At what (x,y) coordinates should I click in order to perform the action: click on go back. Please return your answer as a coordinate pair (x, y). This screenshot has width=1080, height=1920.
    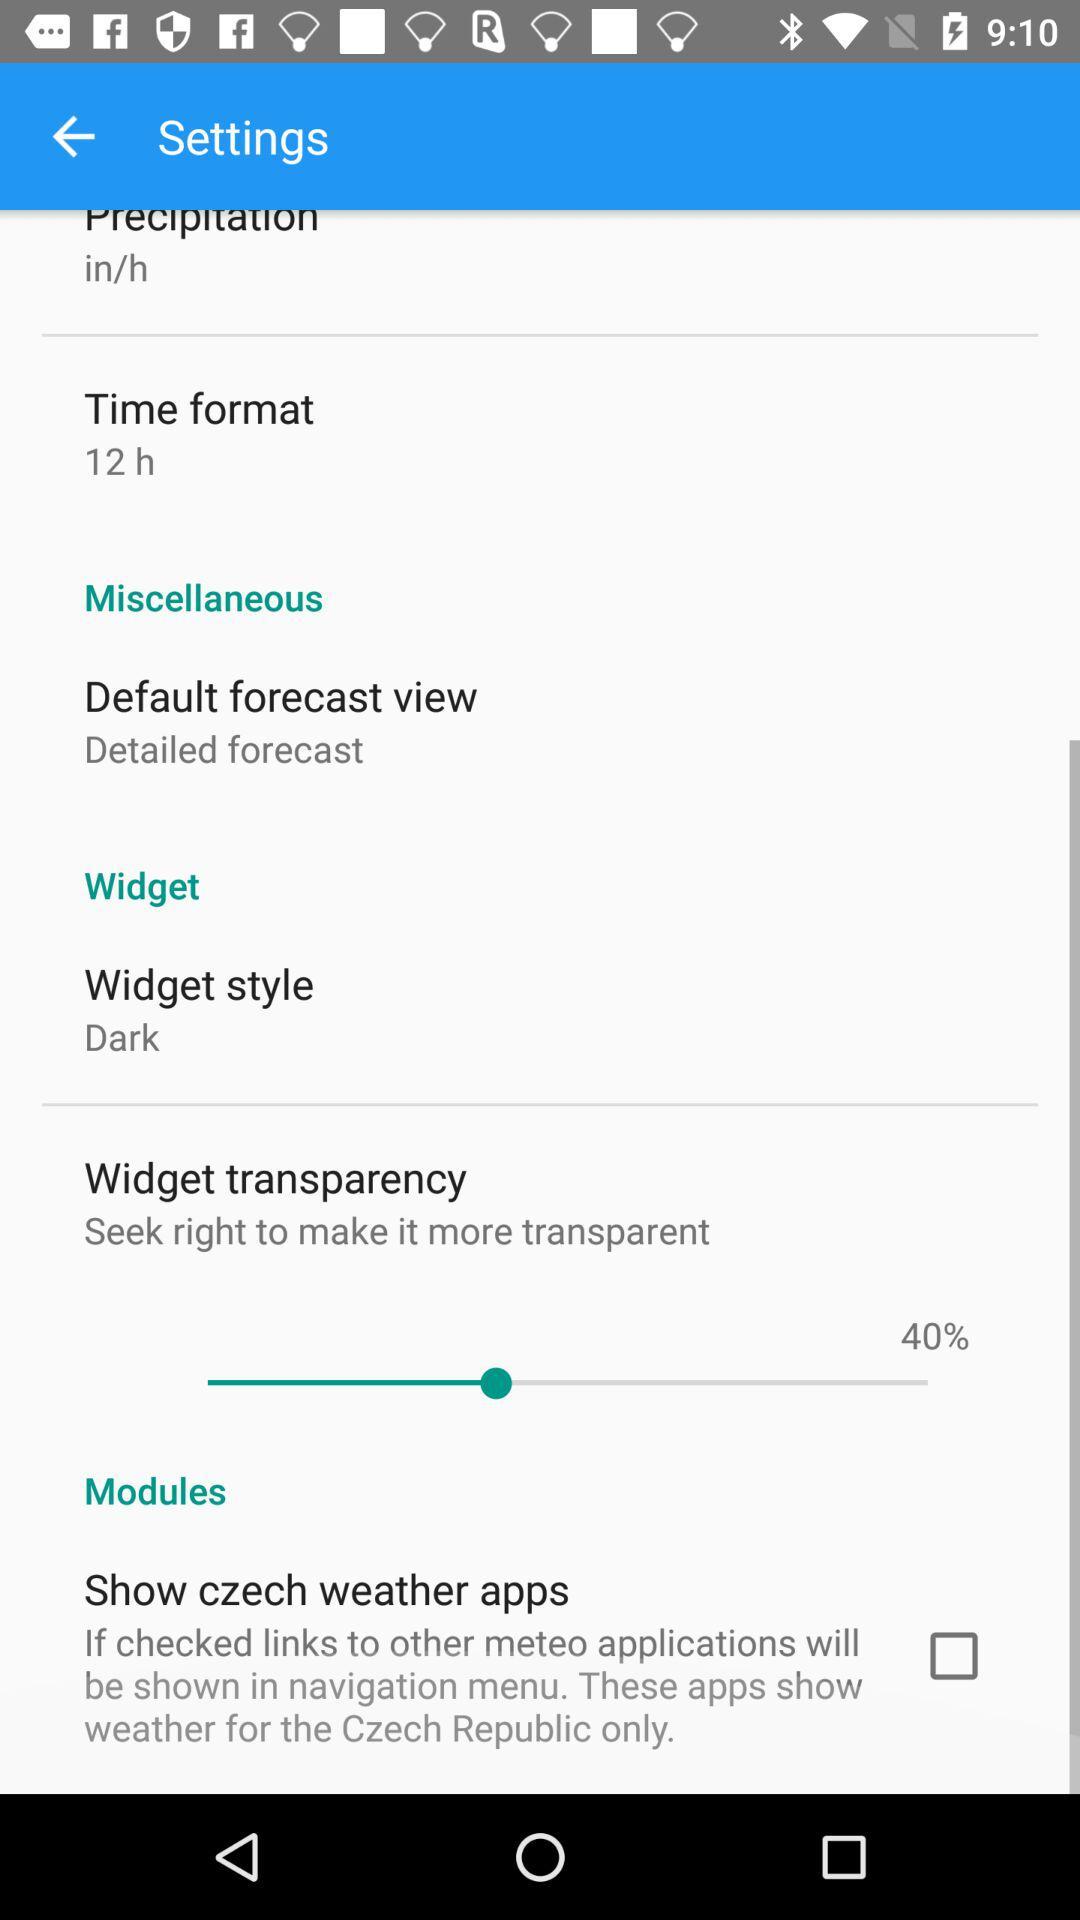
    Looking at the image, I should click on (72, 135).